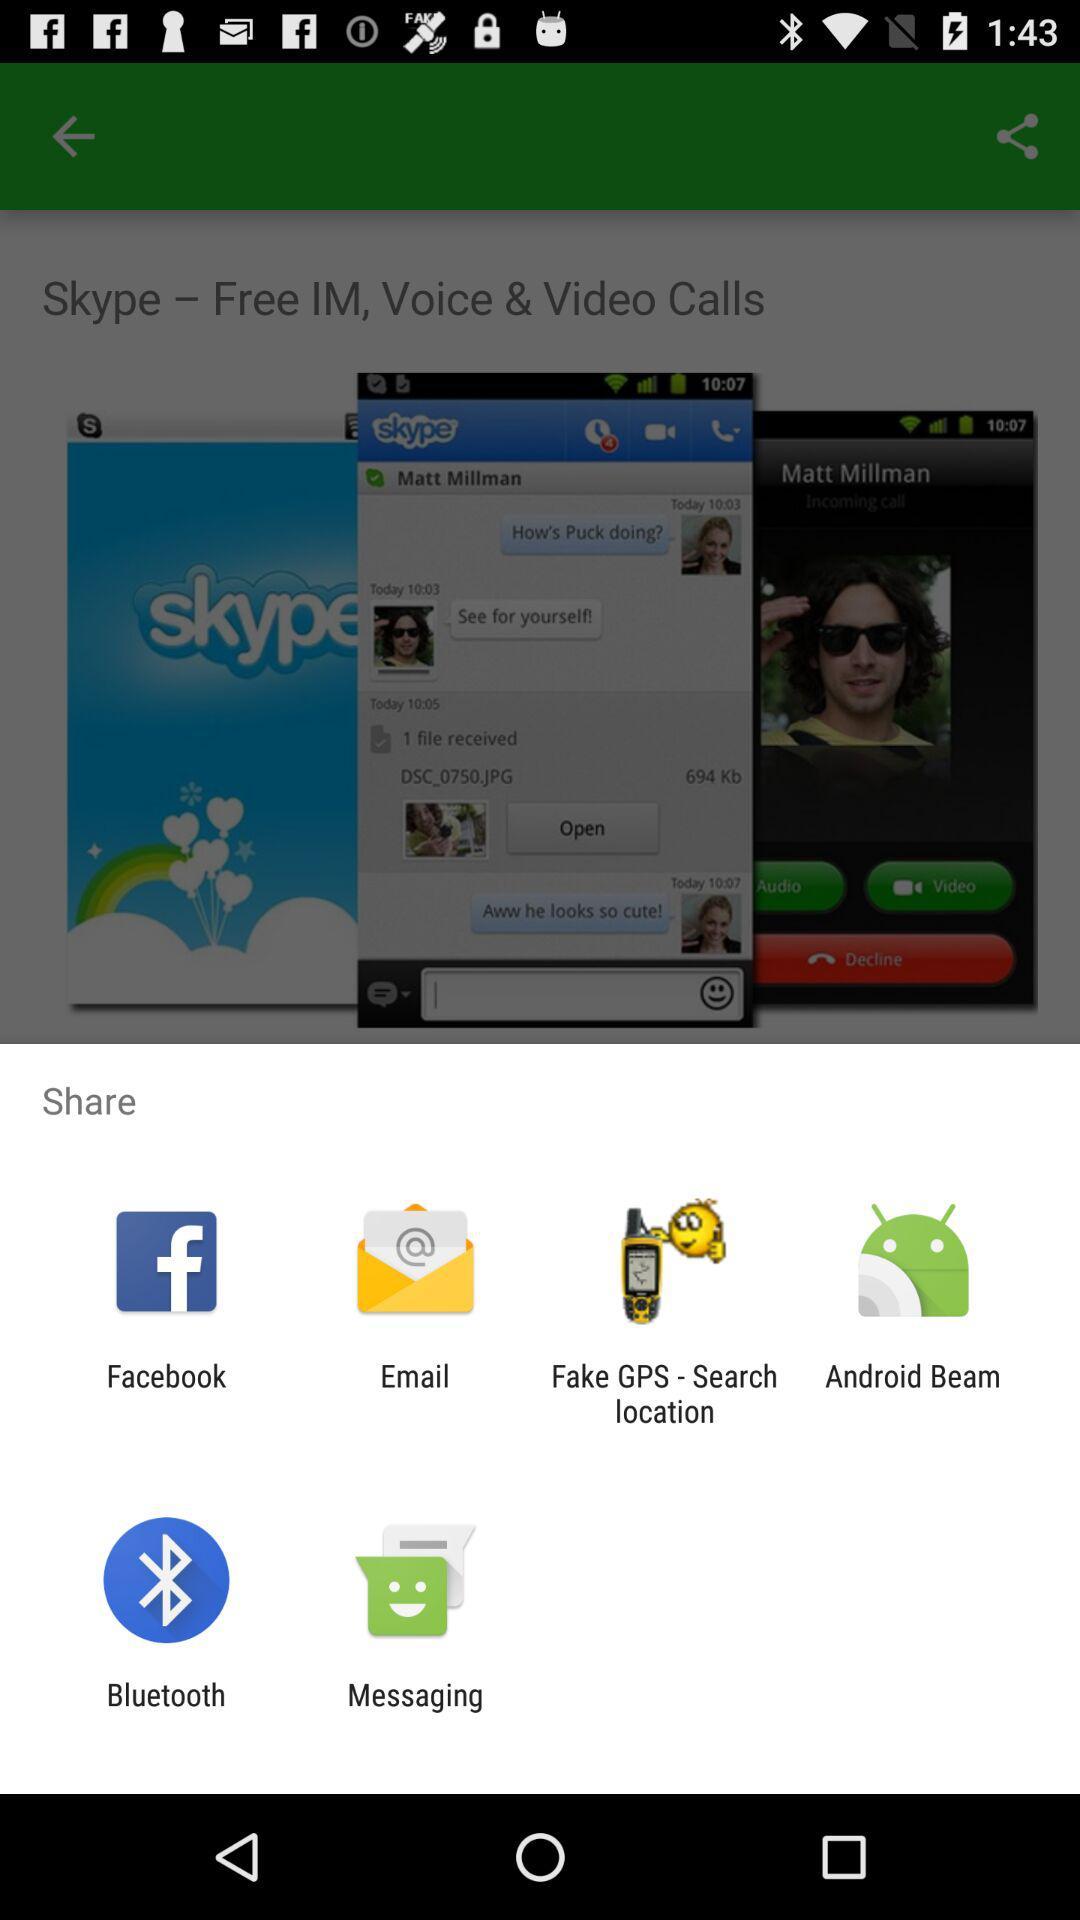 This screenshot has height=1920, width=1080. What do you see at coordinates (664, 1392) in the screenshot?
I see `the fake gps search` at bounding box center [664, 1392].